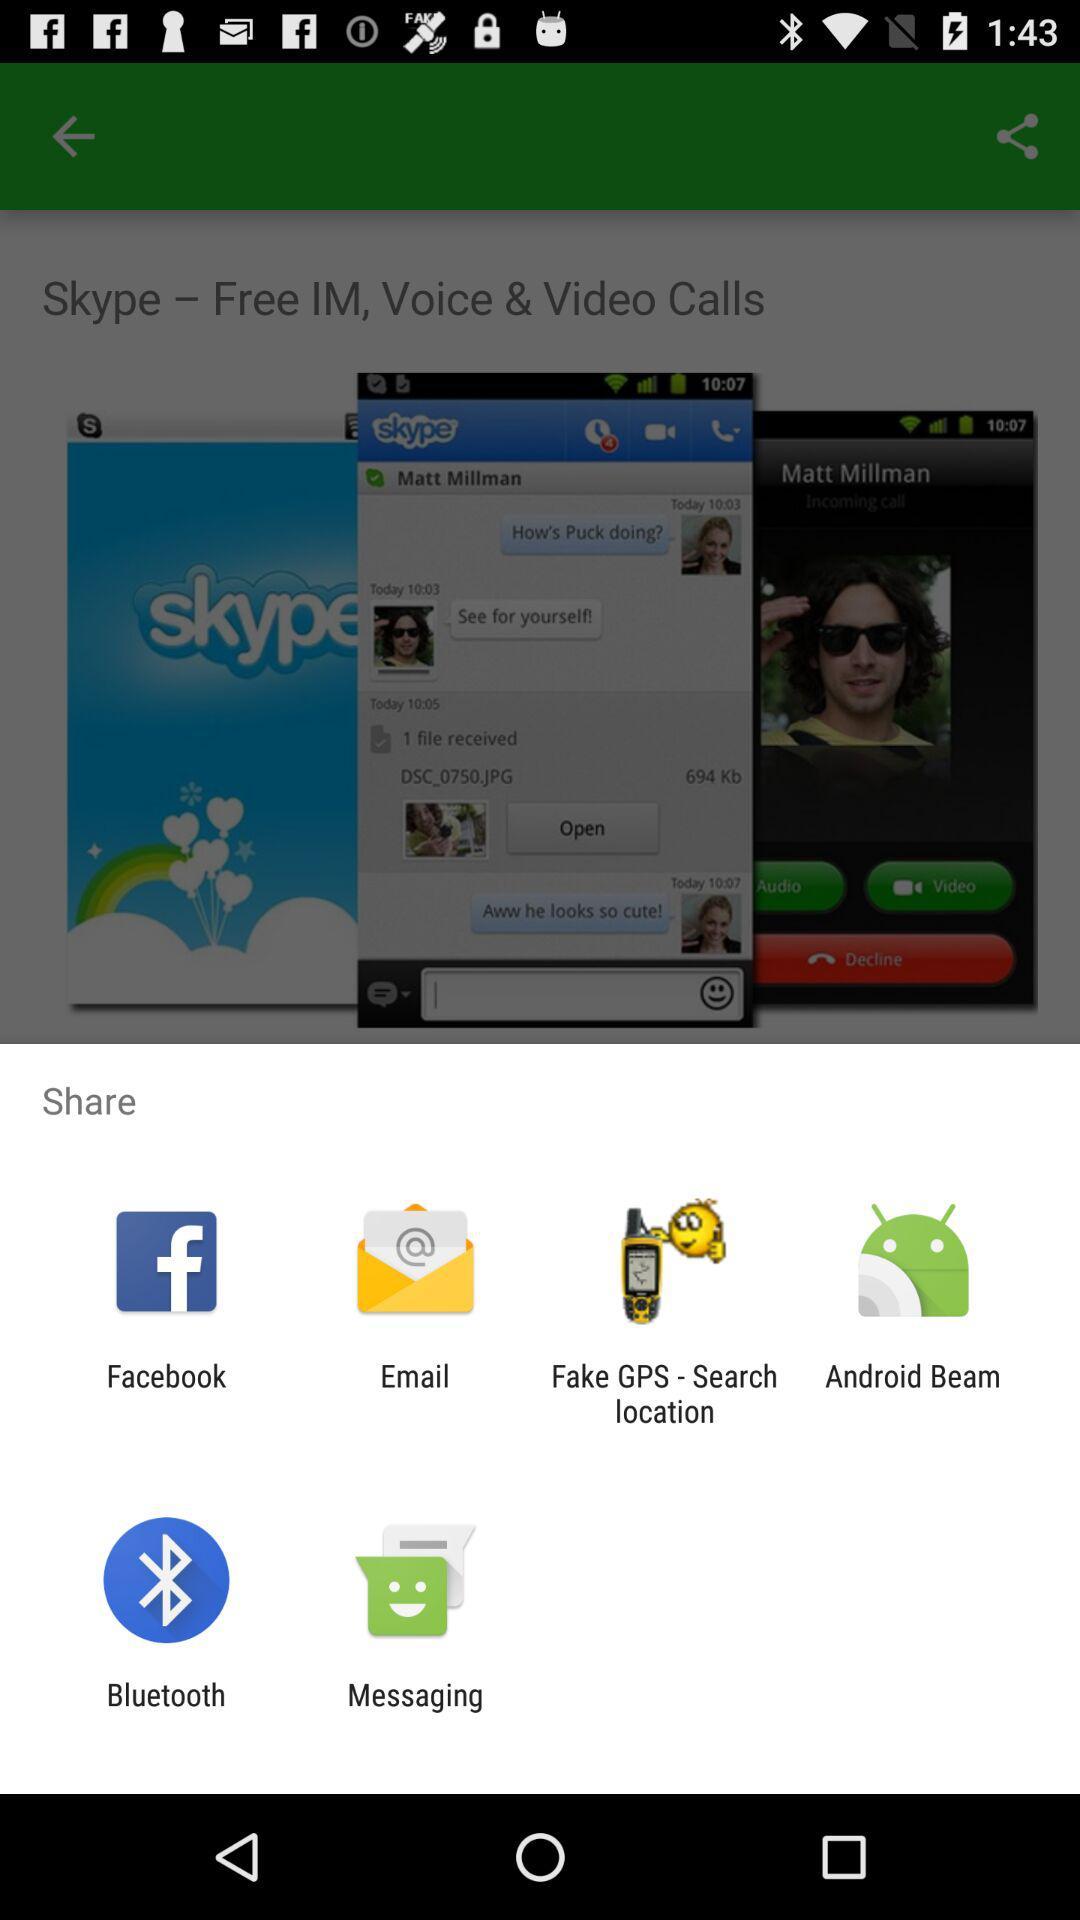 This screenshot has height=1920, width=1080. What do you see at coordinates (664, 1392) in the screenshot?
I see `the fake gps search` at bounding box center [664, 1392].